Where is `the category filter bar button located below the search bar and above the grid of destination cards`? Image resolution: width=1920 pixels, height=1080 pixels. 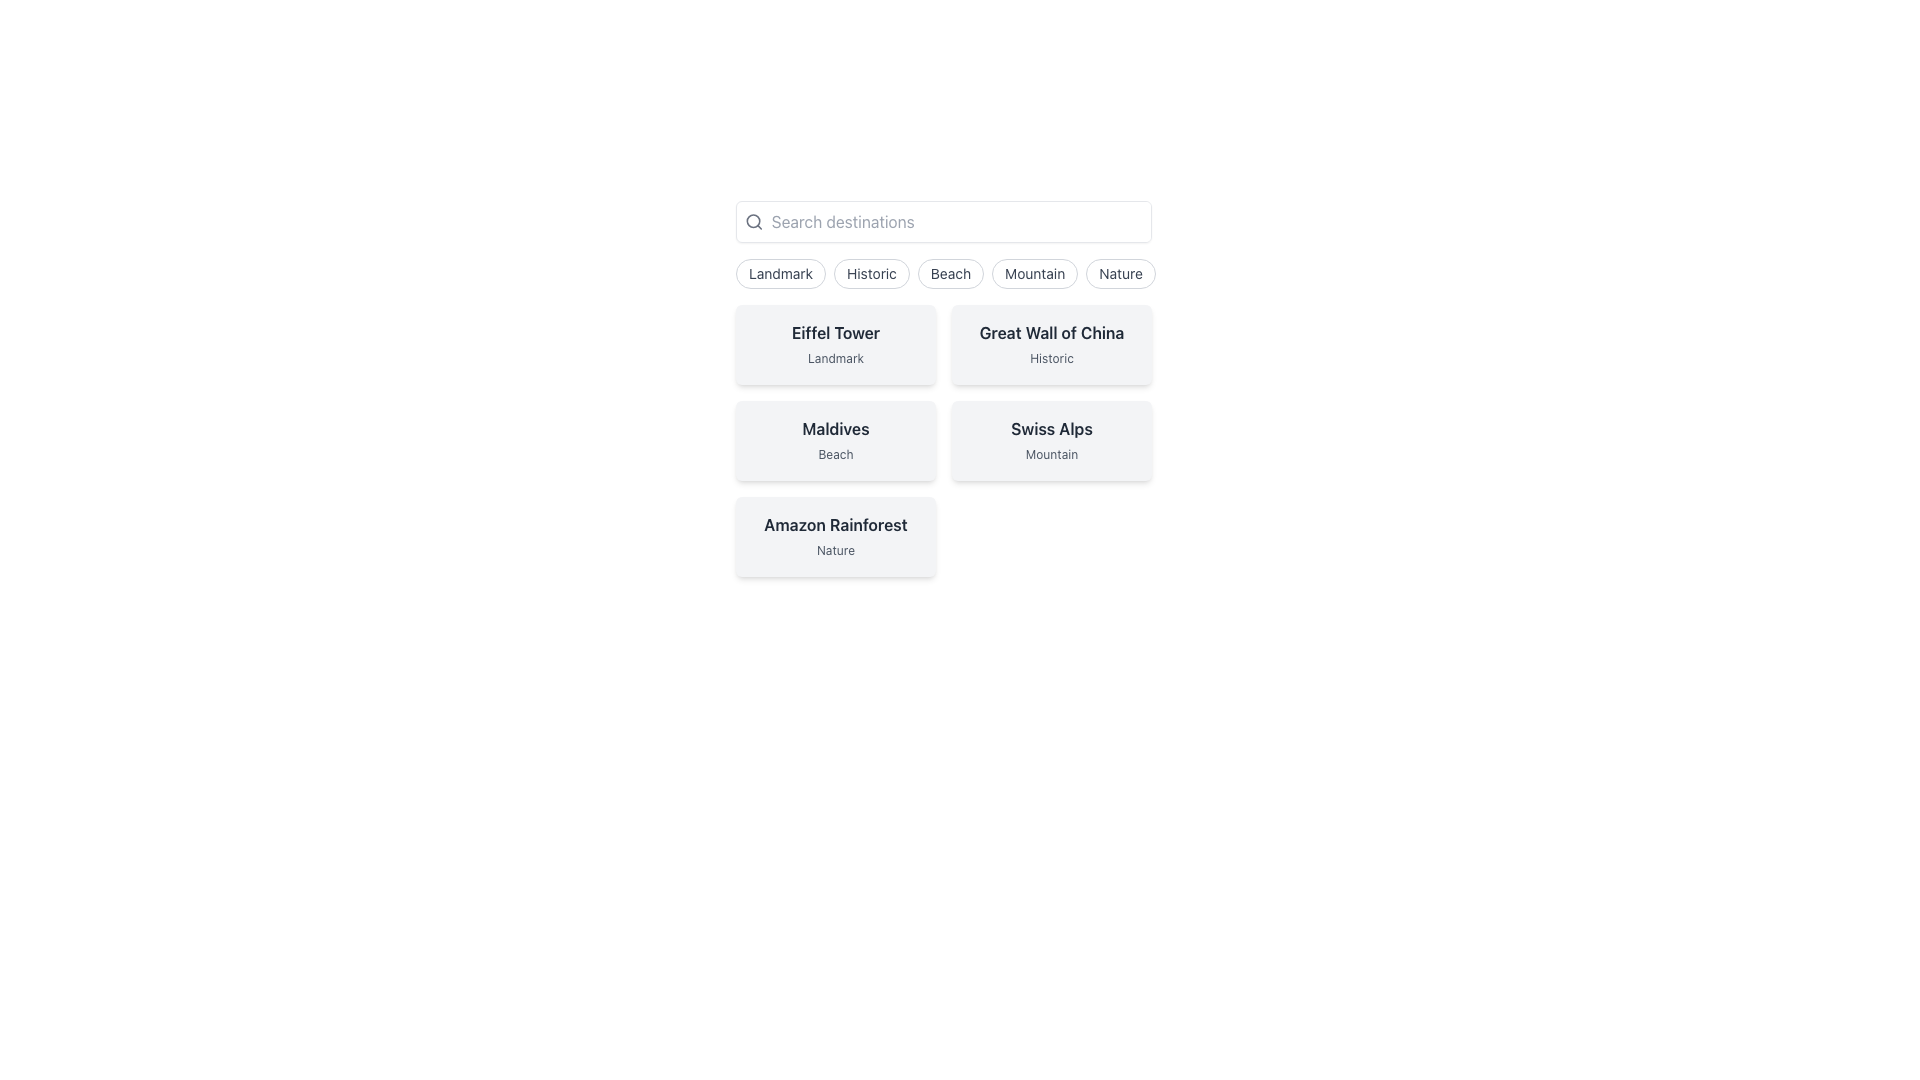
the category filter bar button located below the search bar and above the grid of destination cards is located at coordinates (943, 273).